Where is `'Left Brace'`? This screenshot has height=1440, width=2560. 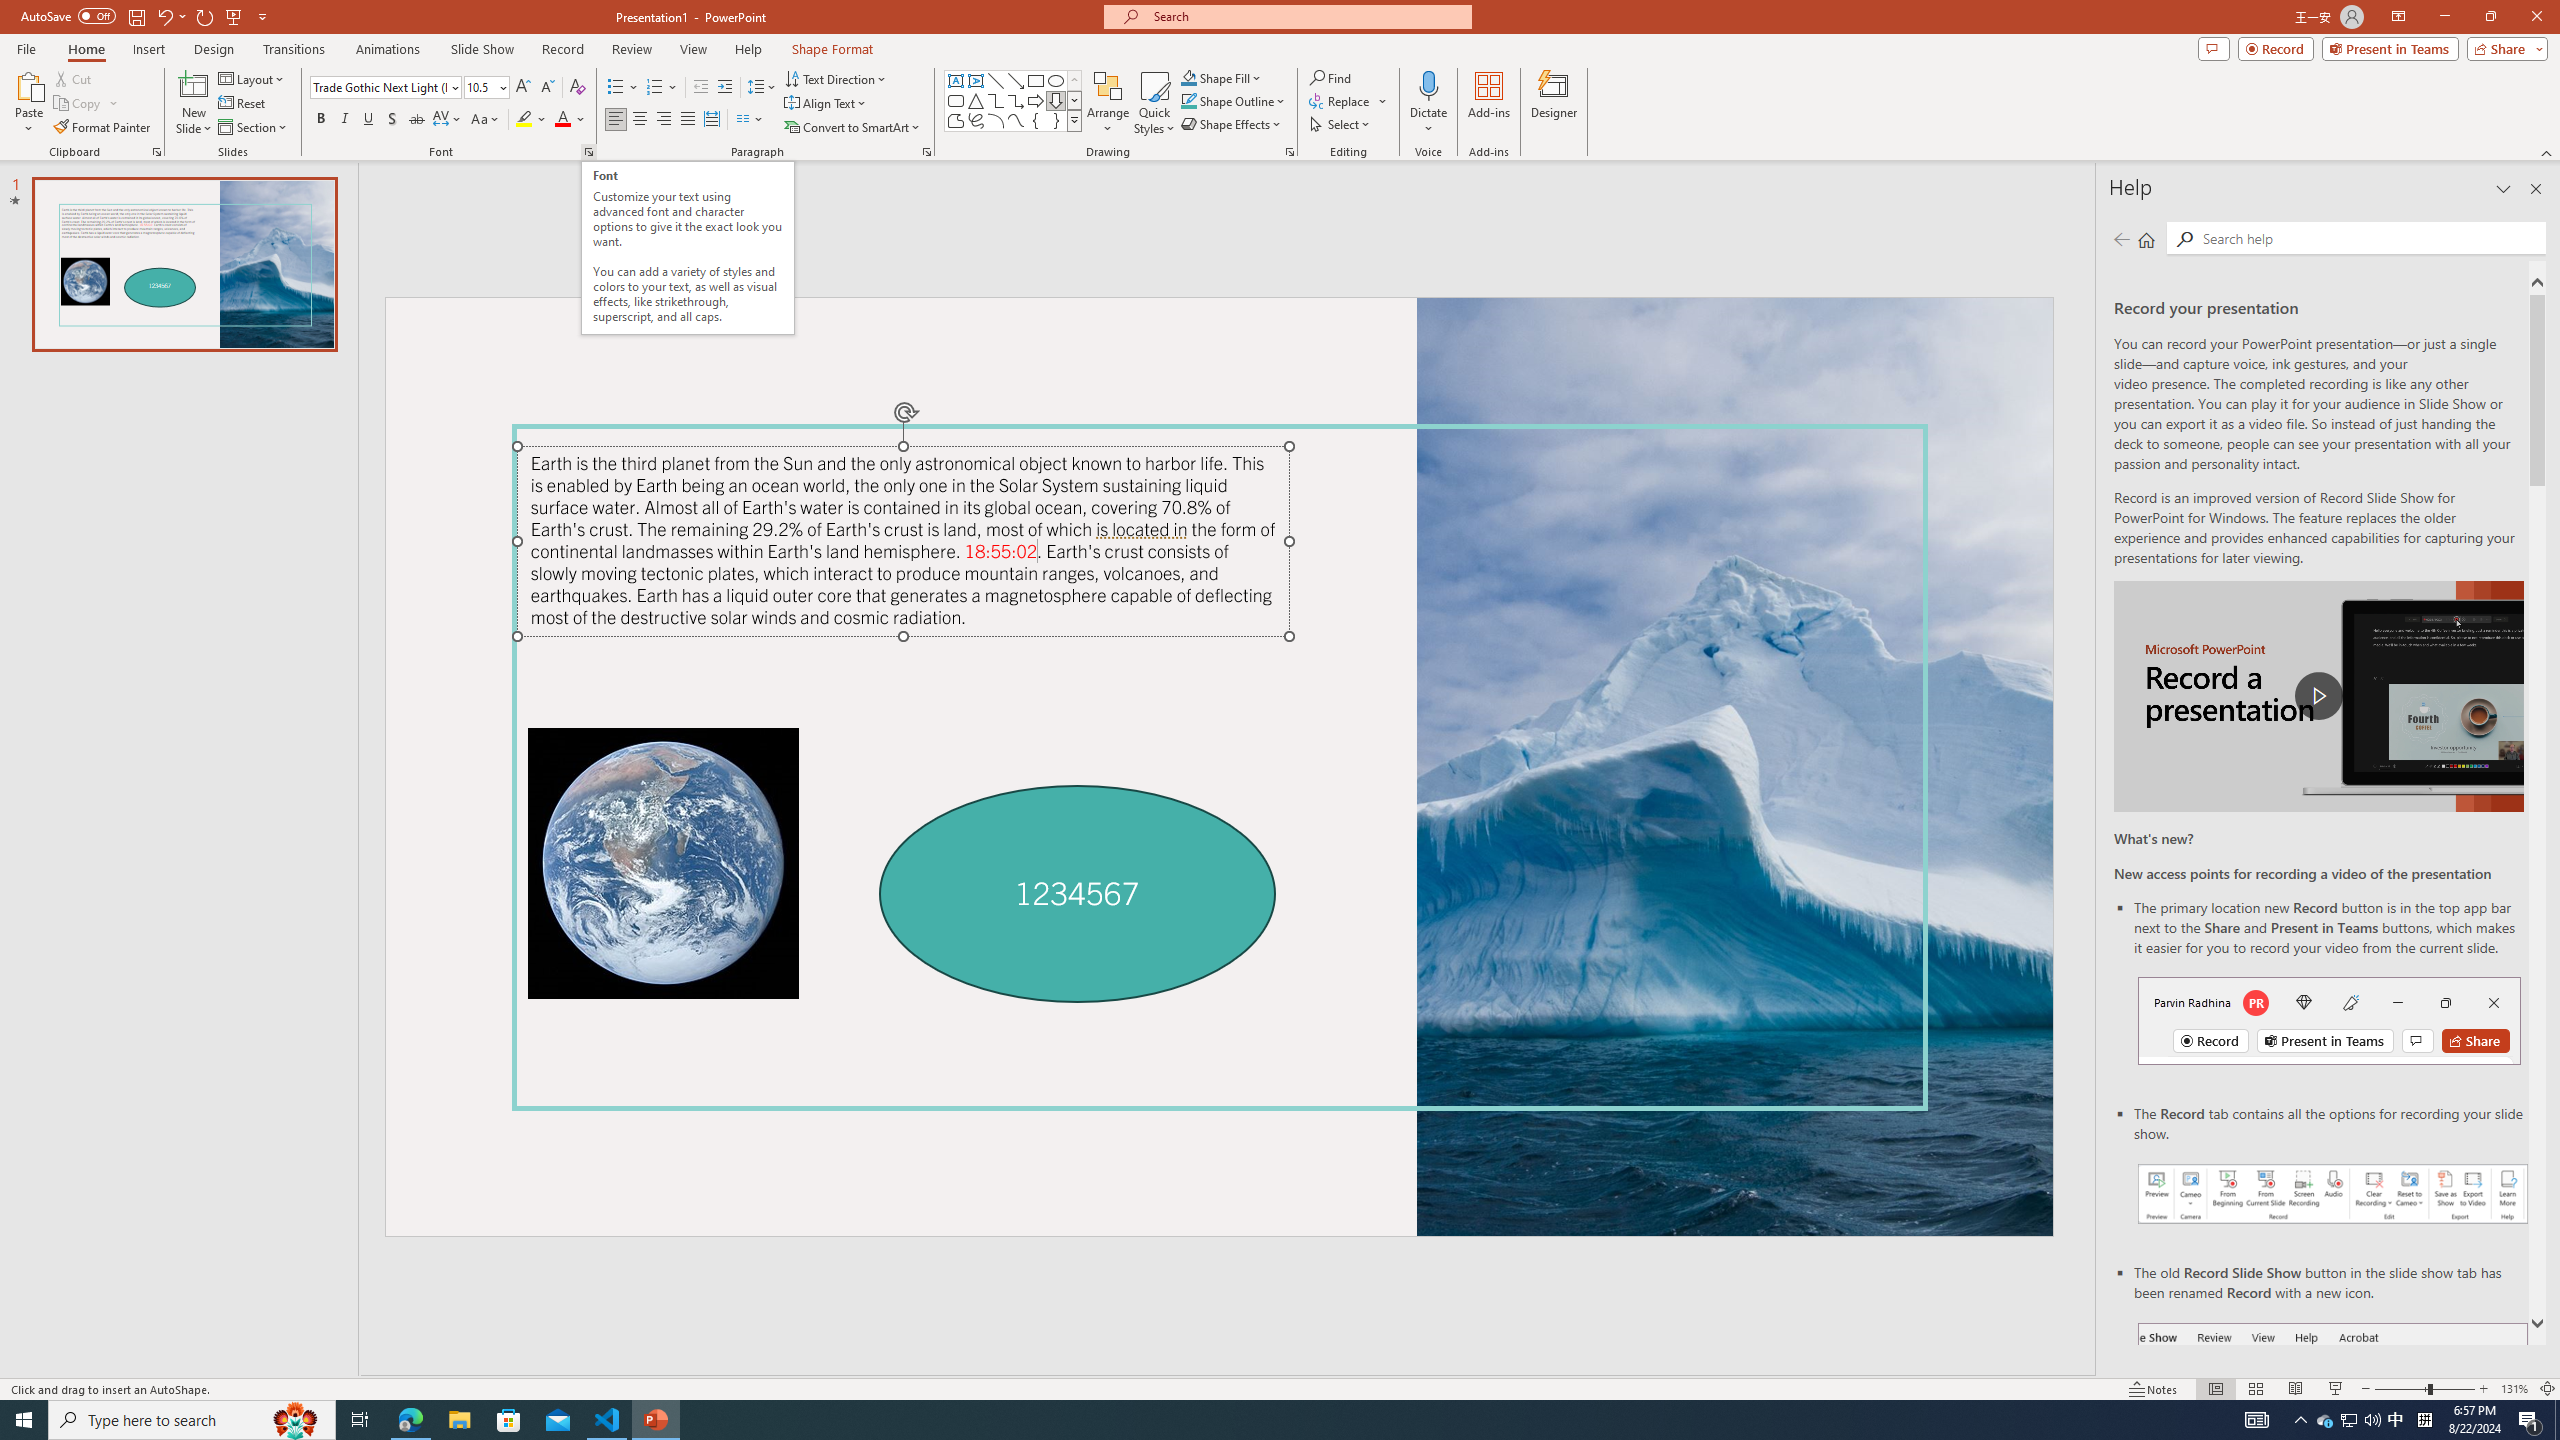
'Left Brace' is located at coordinates (1035, 119).